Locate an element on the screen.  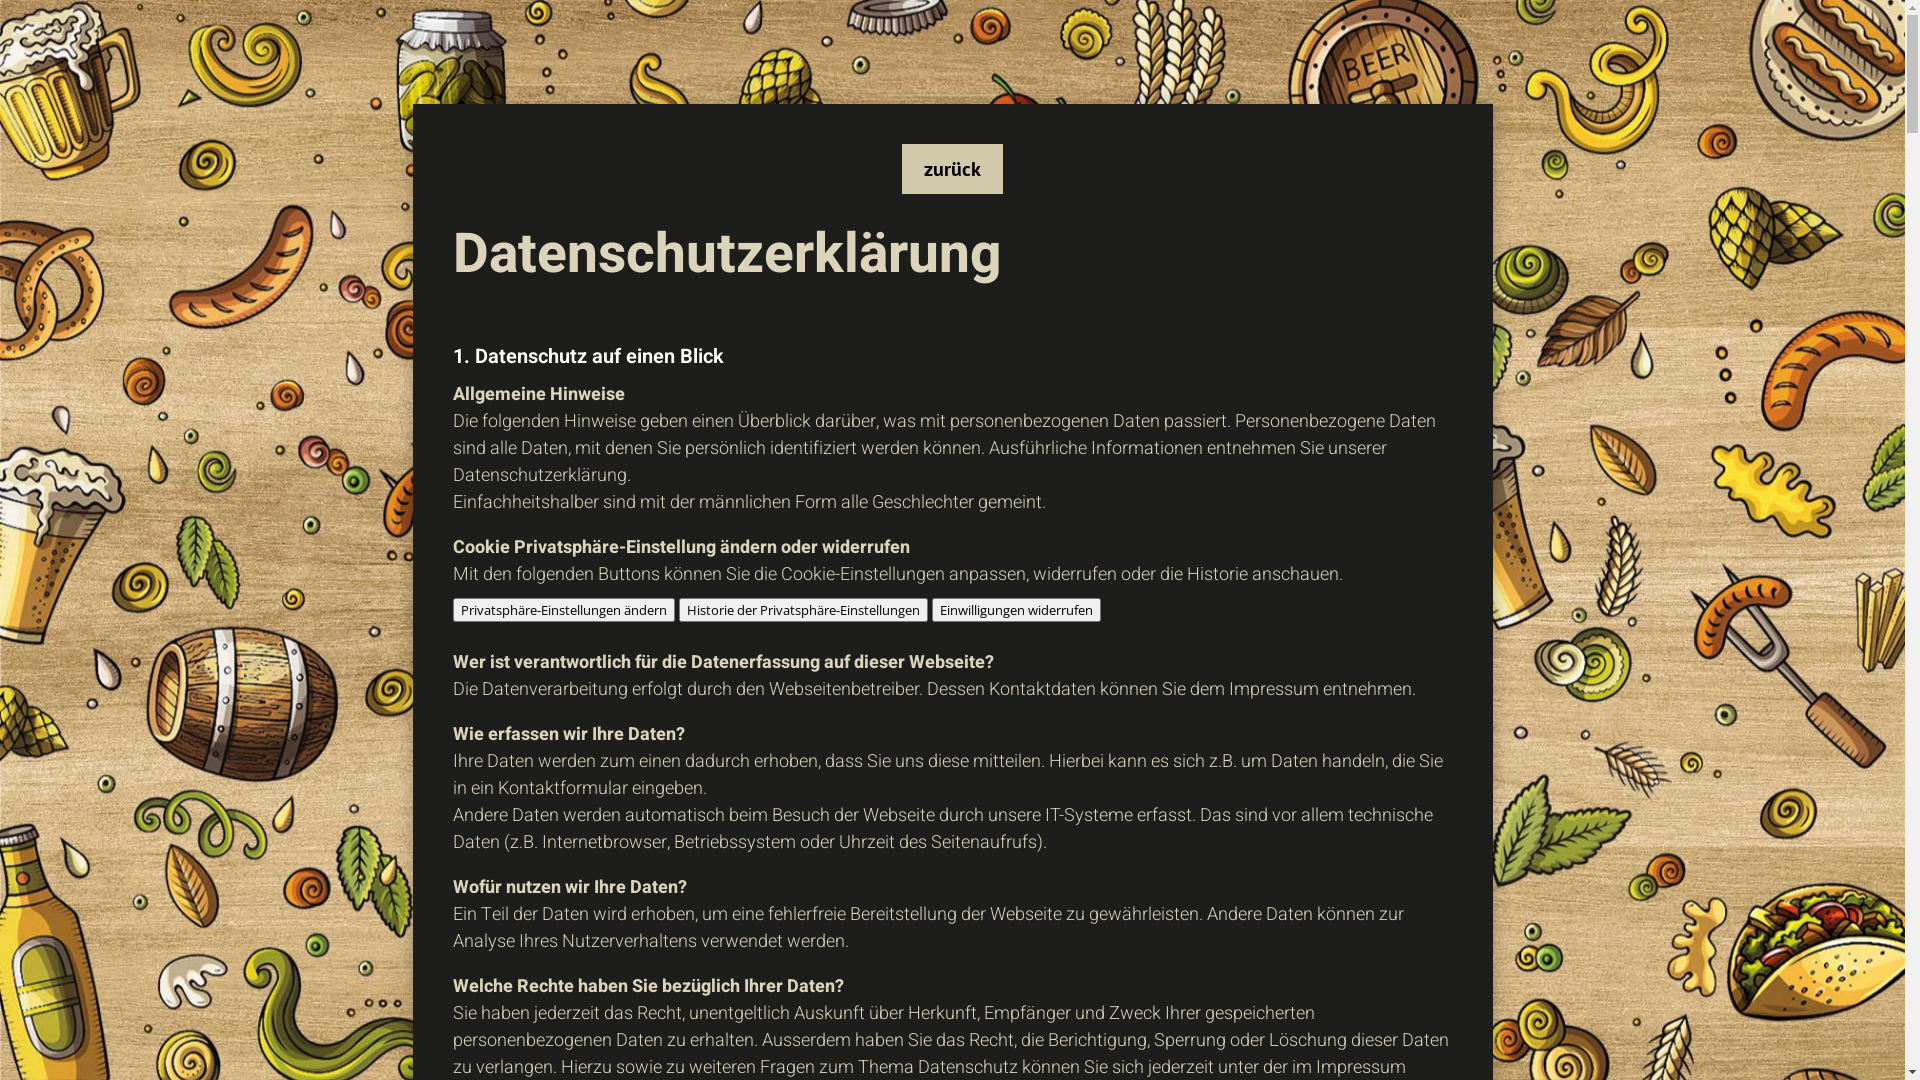
'Einwilligungen widerrufen' is located at coordinates (1016, 608).